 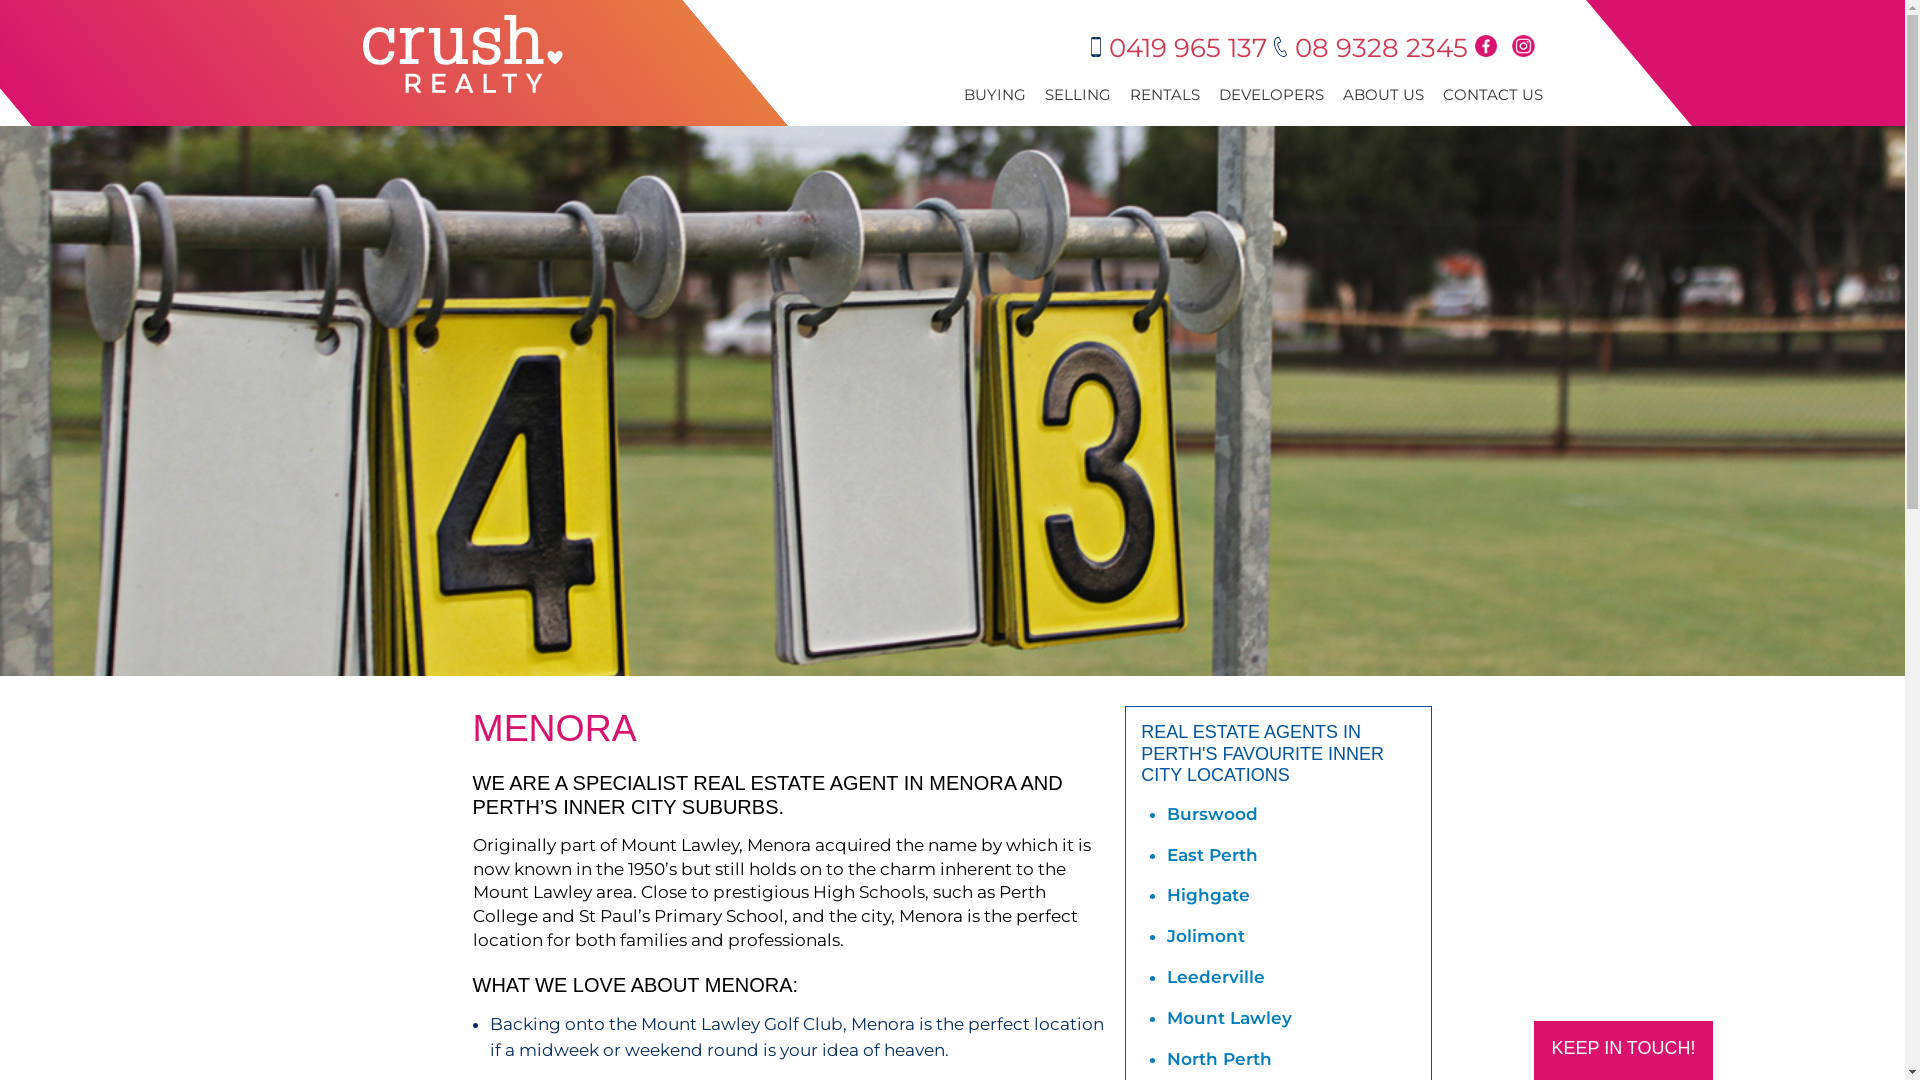 What do you see at coordinates (1075, 96) in the screenshot?
I see `'SELLING'` at bounding box center [1075, 96].